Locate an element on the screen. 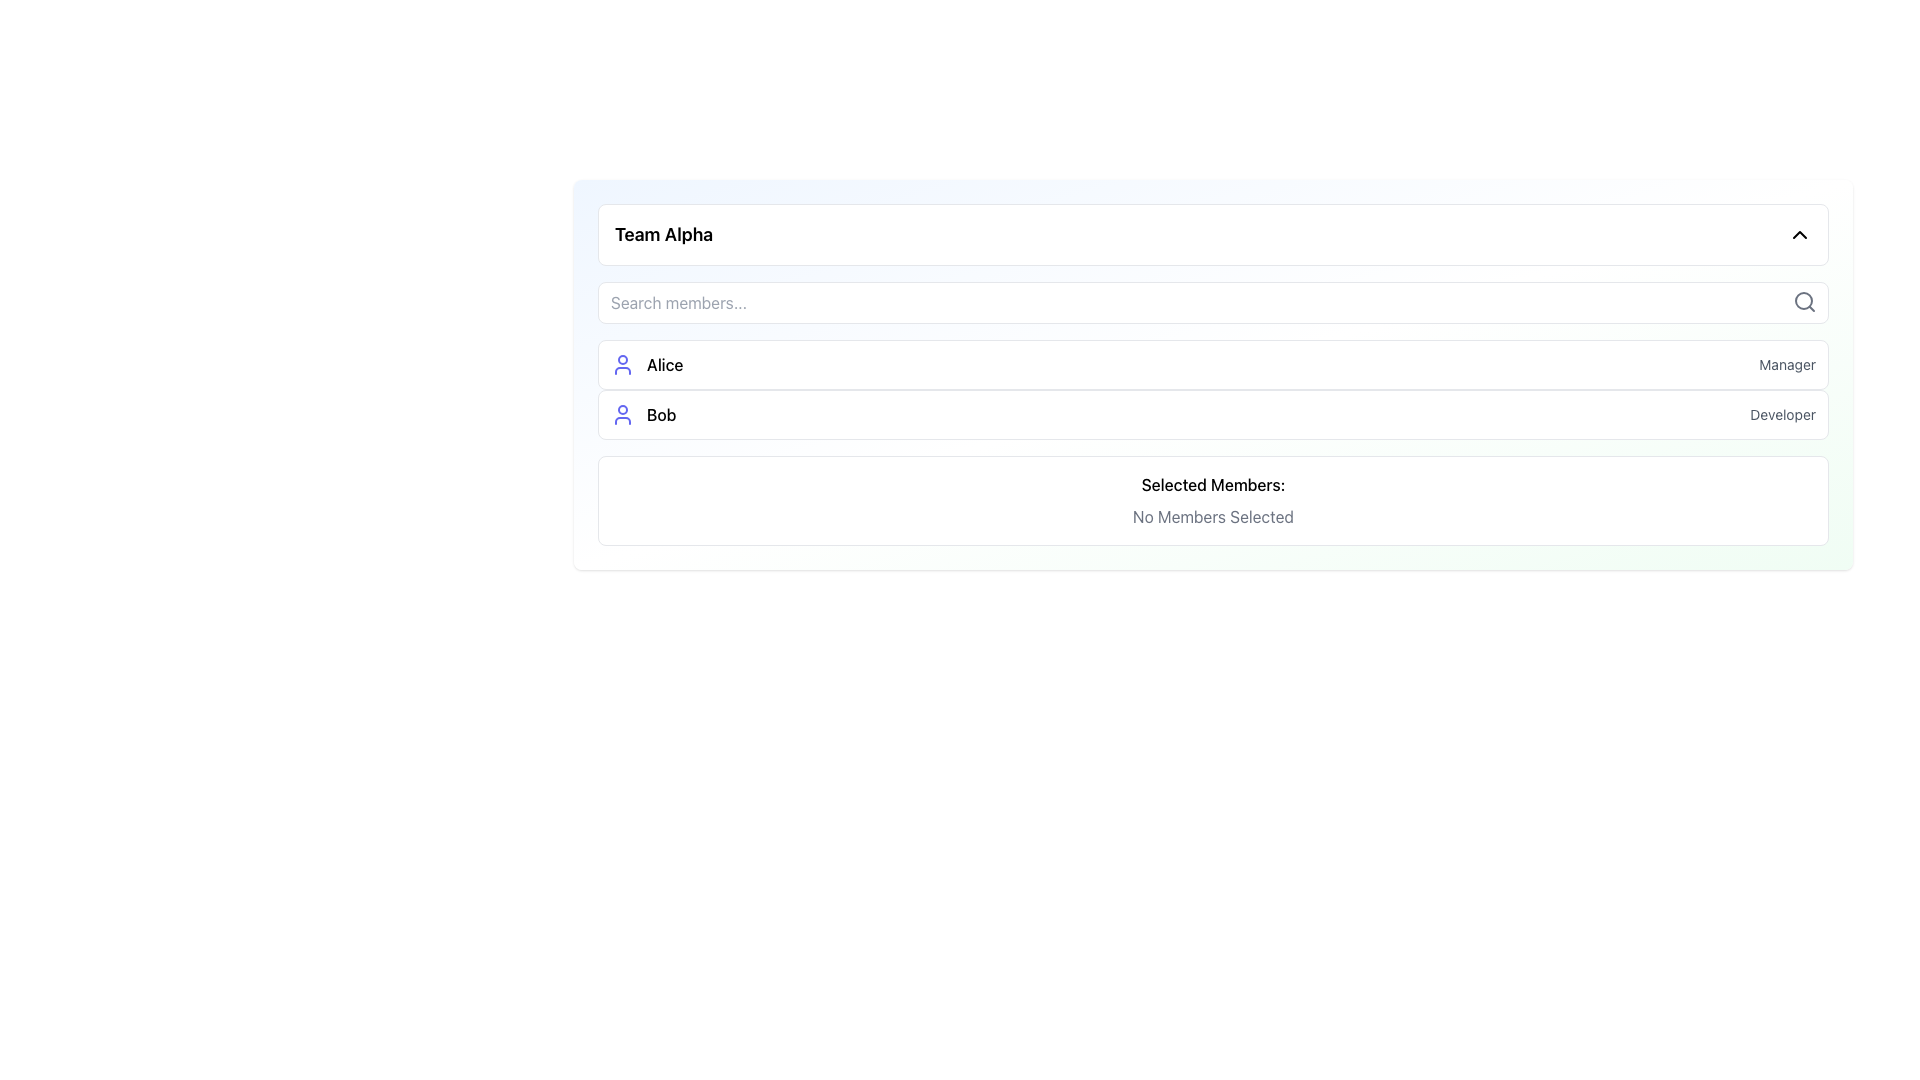 Image resolution: width=1920 pixels, height=1080 pixels. the text label displaying 'No Members Selected' which is styled in gray color and located below the label 'Selected Members:' is located at coordinates (1212, 515).